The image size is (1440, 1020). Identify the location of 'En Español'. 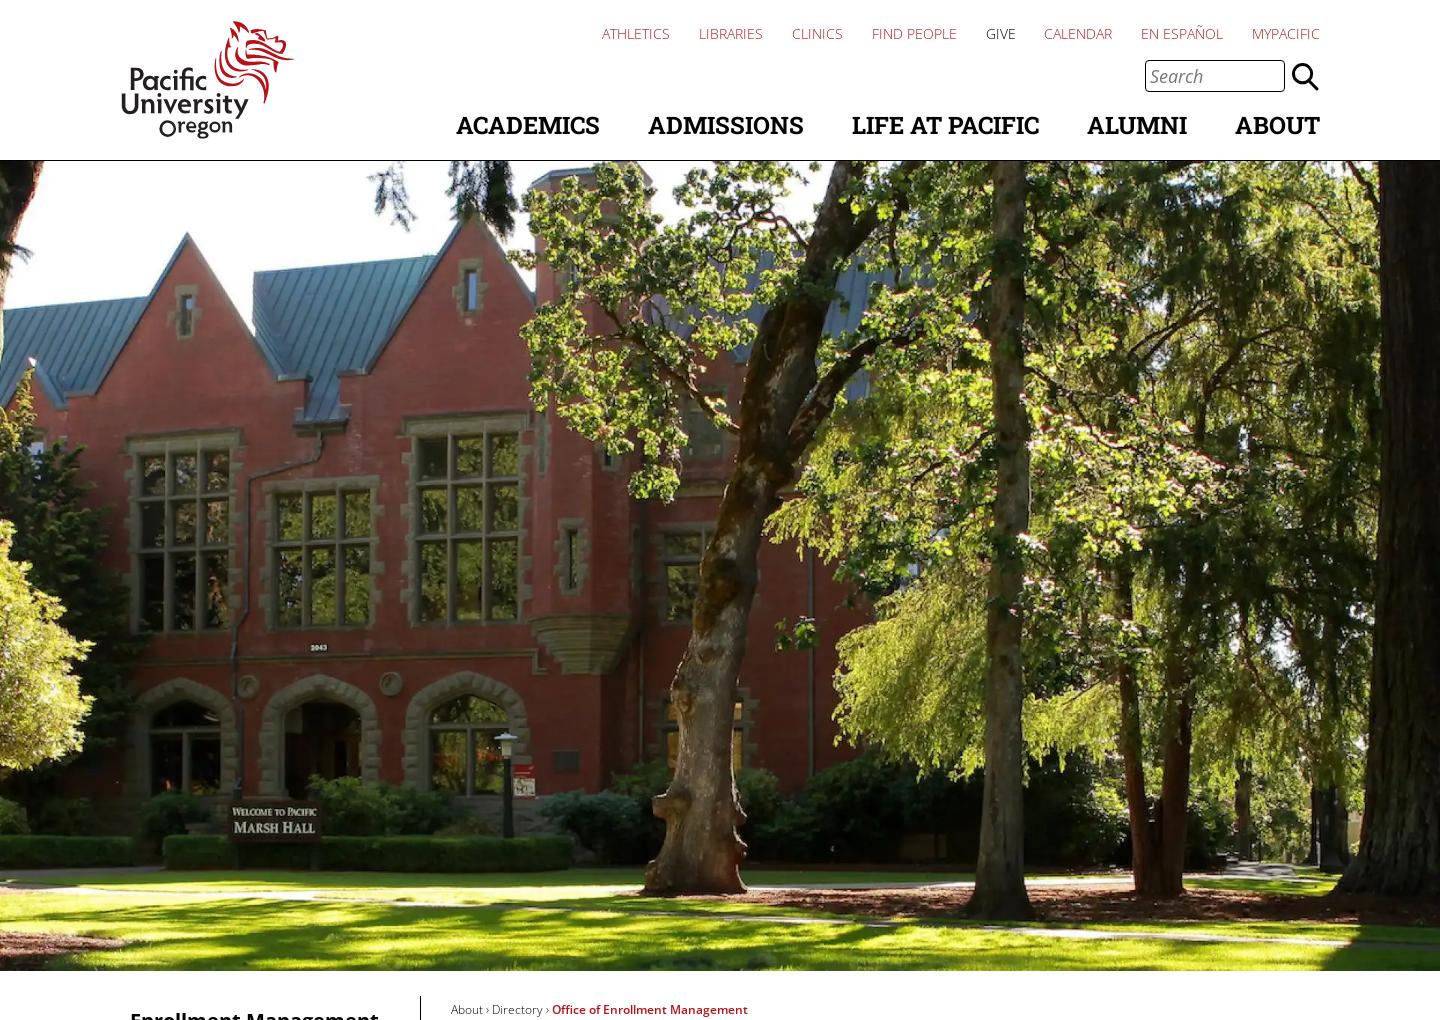
(1141, 32).